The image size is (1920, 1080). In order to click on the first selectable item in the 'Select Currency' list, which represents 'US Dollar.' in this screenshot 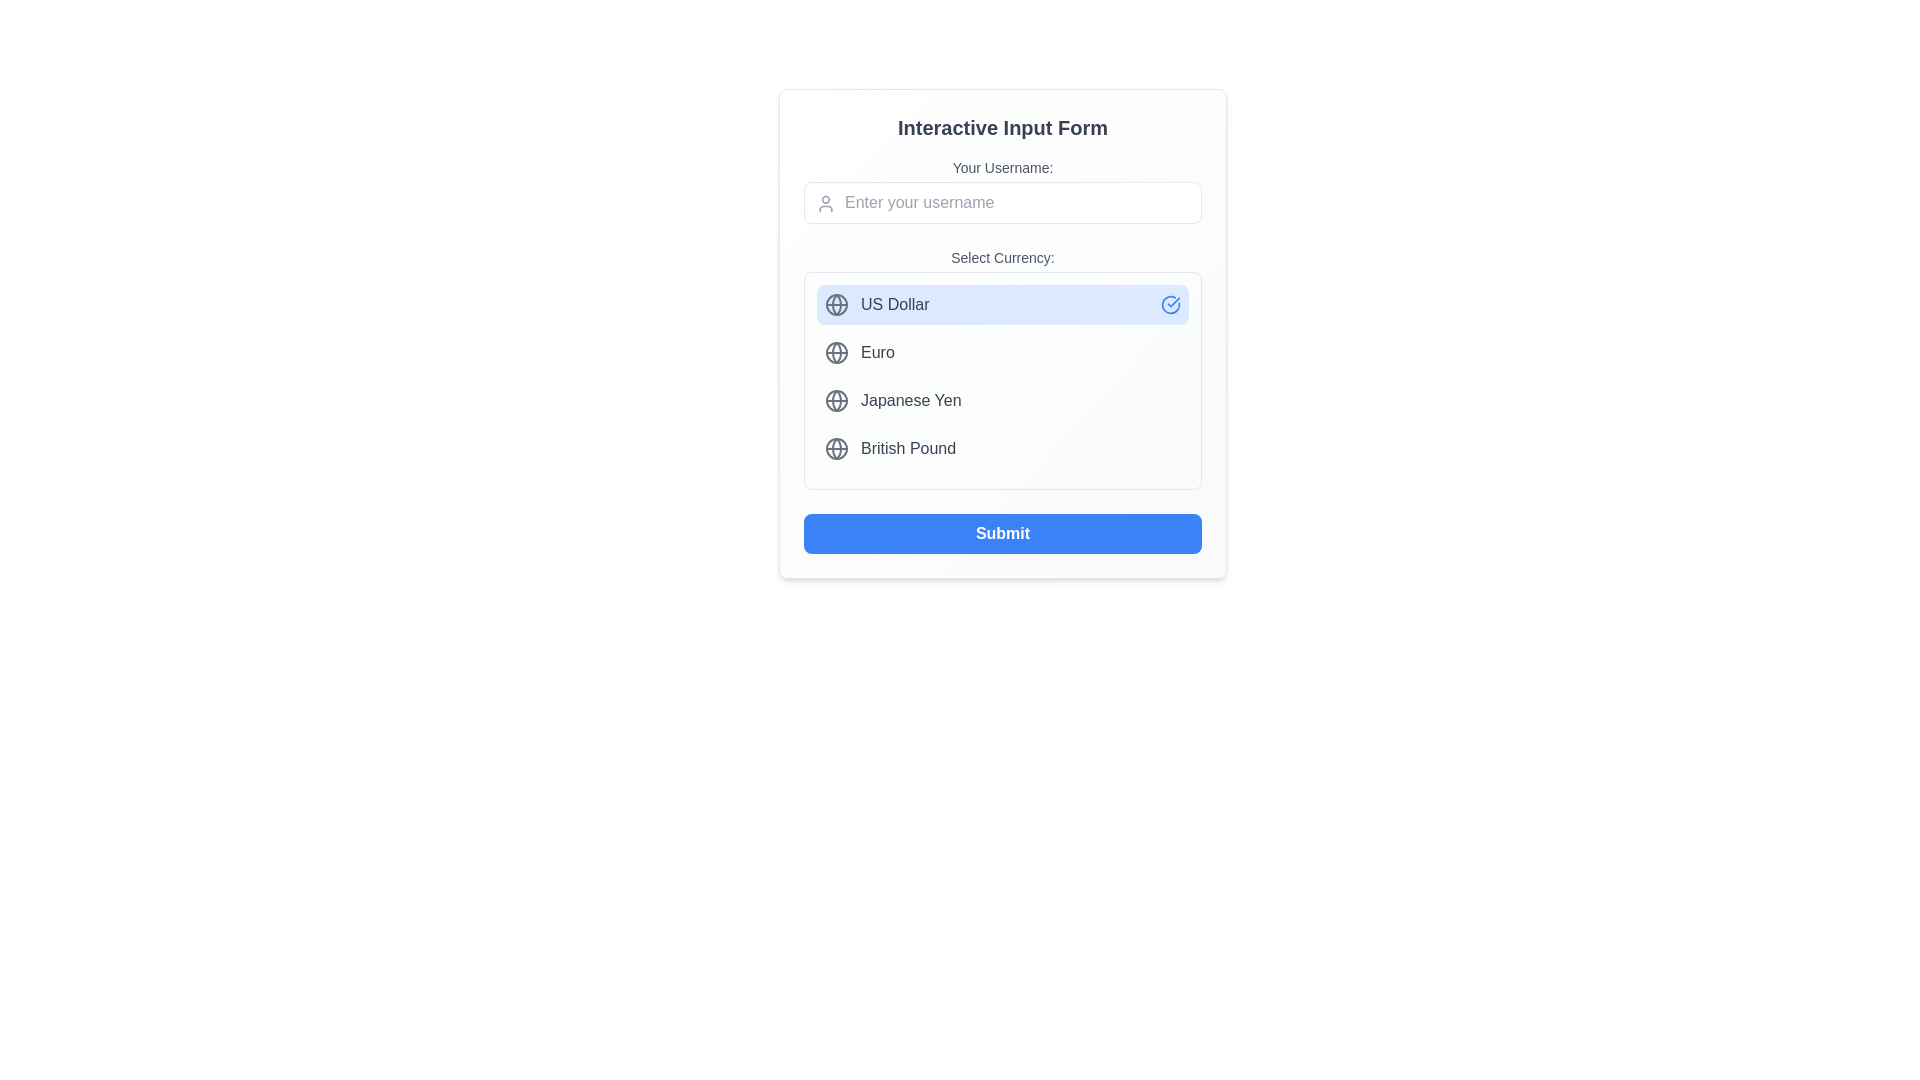, I will do `click(1003, 304)`.